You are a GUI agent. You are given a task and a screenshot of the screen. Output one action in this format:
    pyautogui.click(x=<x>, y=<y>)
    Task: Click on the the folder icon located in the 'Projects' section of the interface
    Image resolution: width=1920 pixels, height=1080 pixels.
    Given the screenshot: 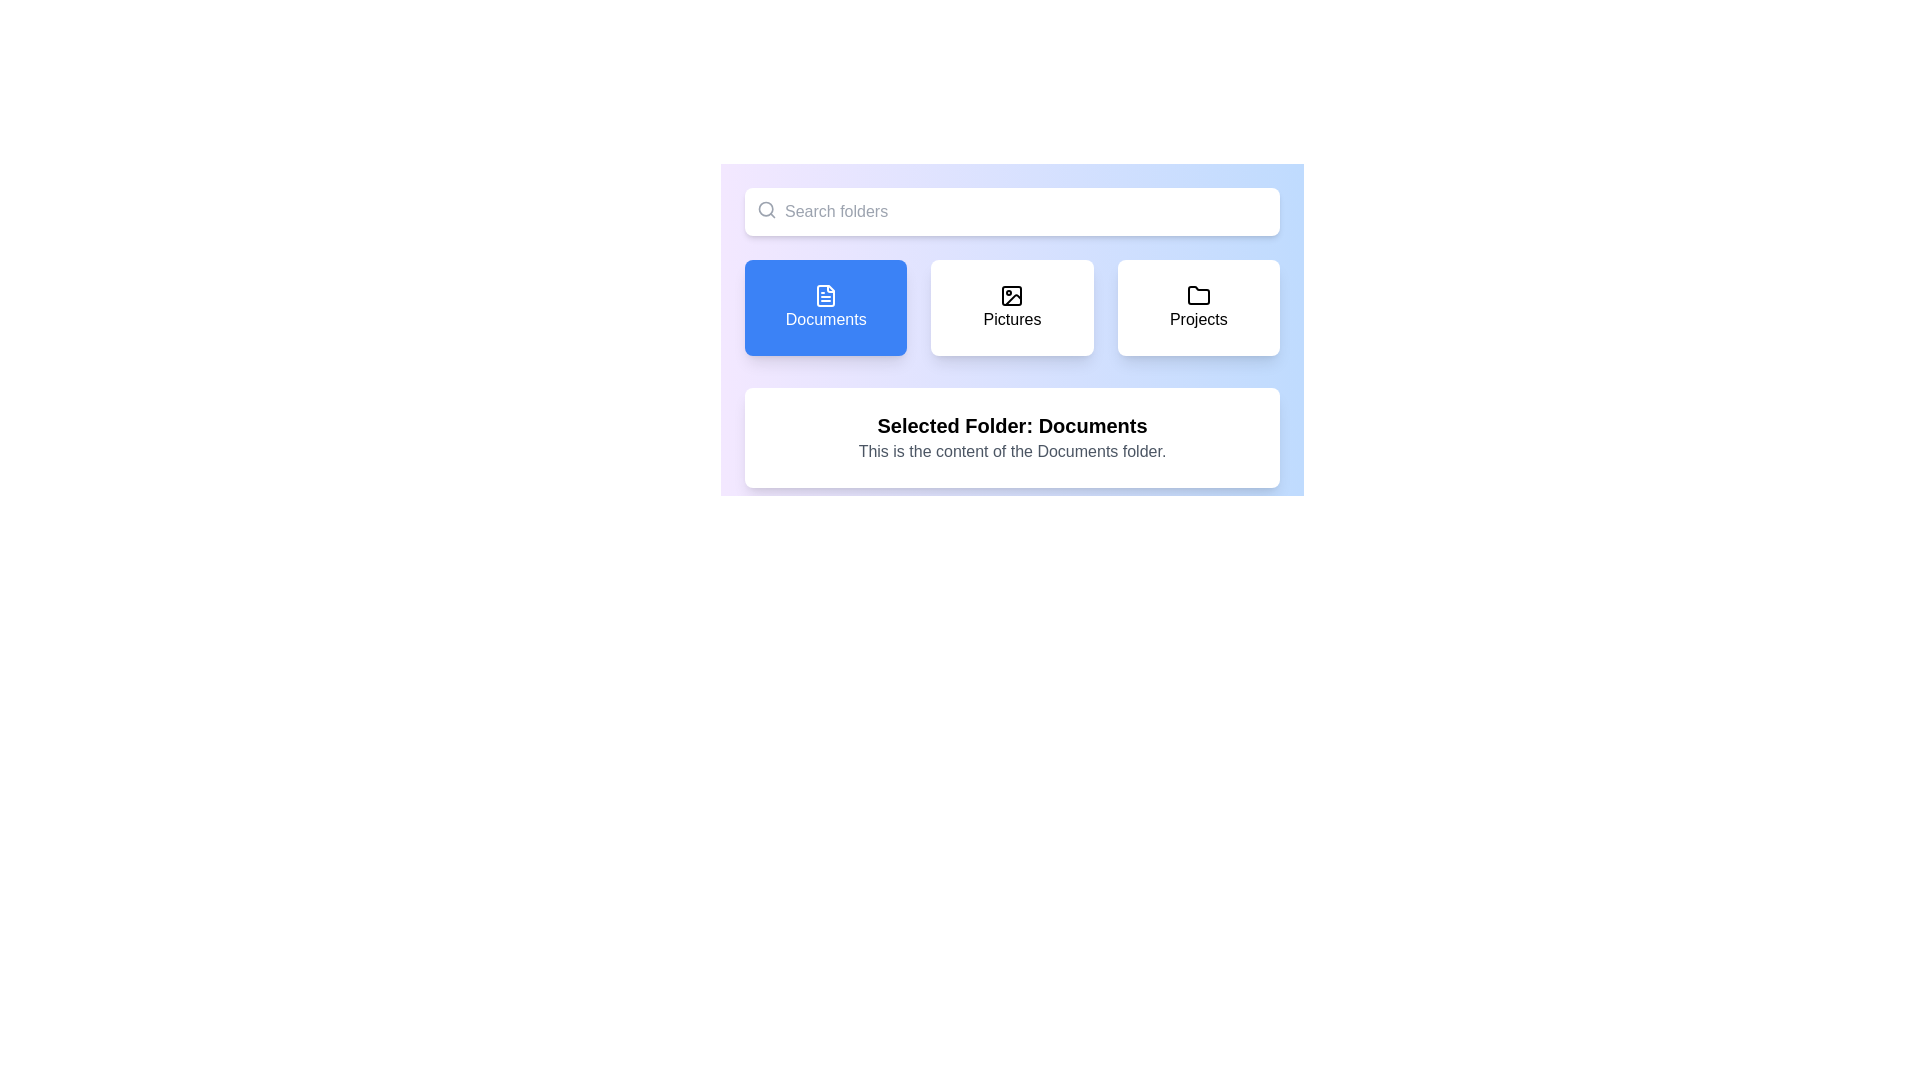 What is the action you would take?
    pyautogui.click(x=1198, y=295)
    